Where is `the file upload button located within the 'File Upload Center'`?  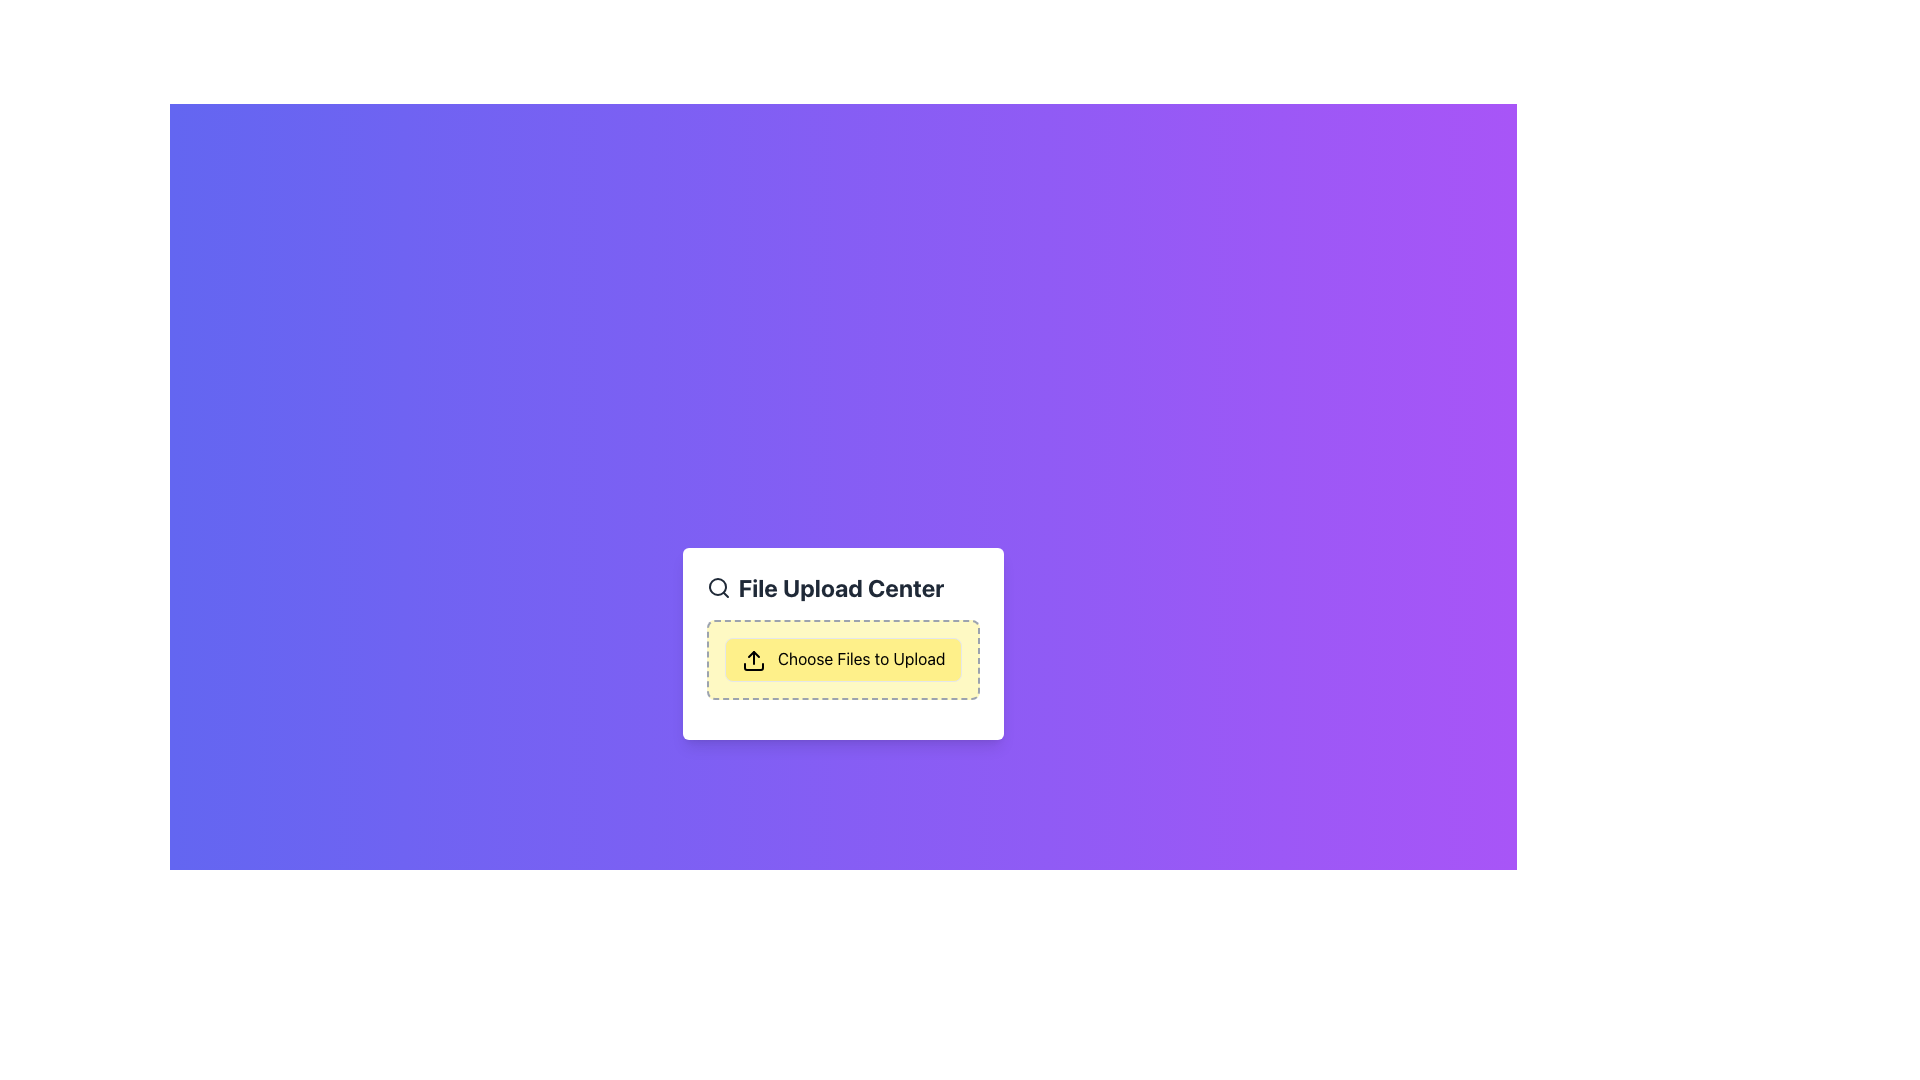
the file upload button located within the 'File Upload Center' is located at coordinates (843, 659).